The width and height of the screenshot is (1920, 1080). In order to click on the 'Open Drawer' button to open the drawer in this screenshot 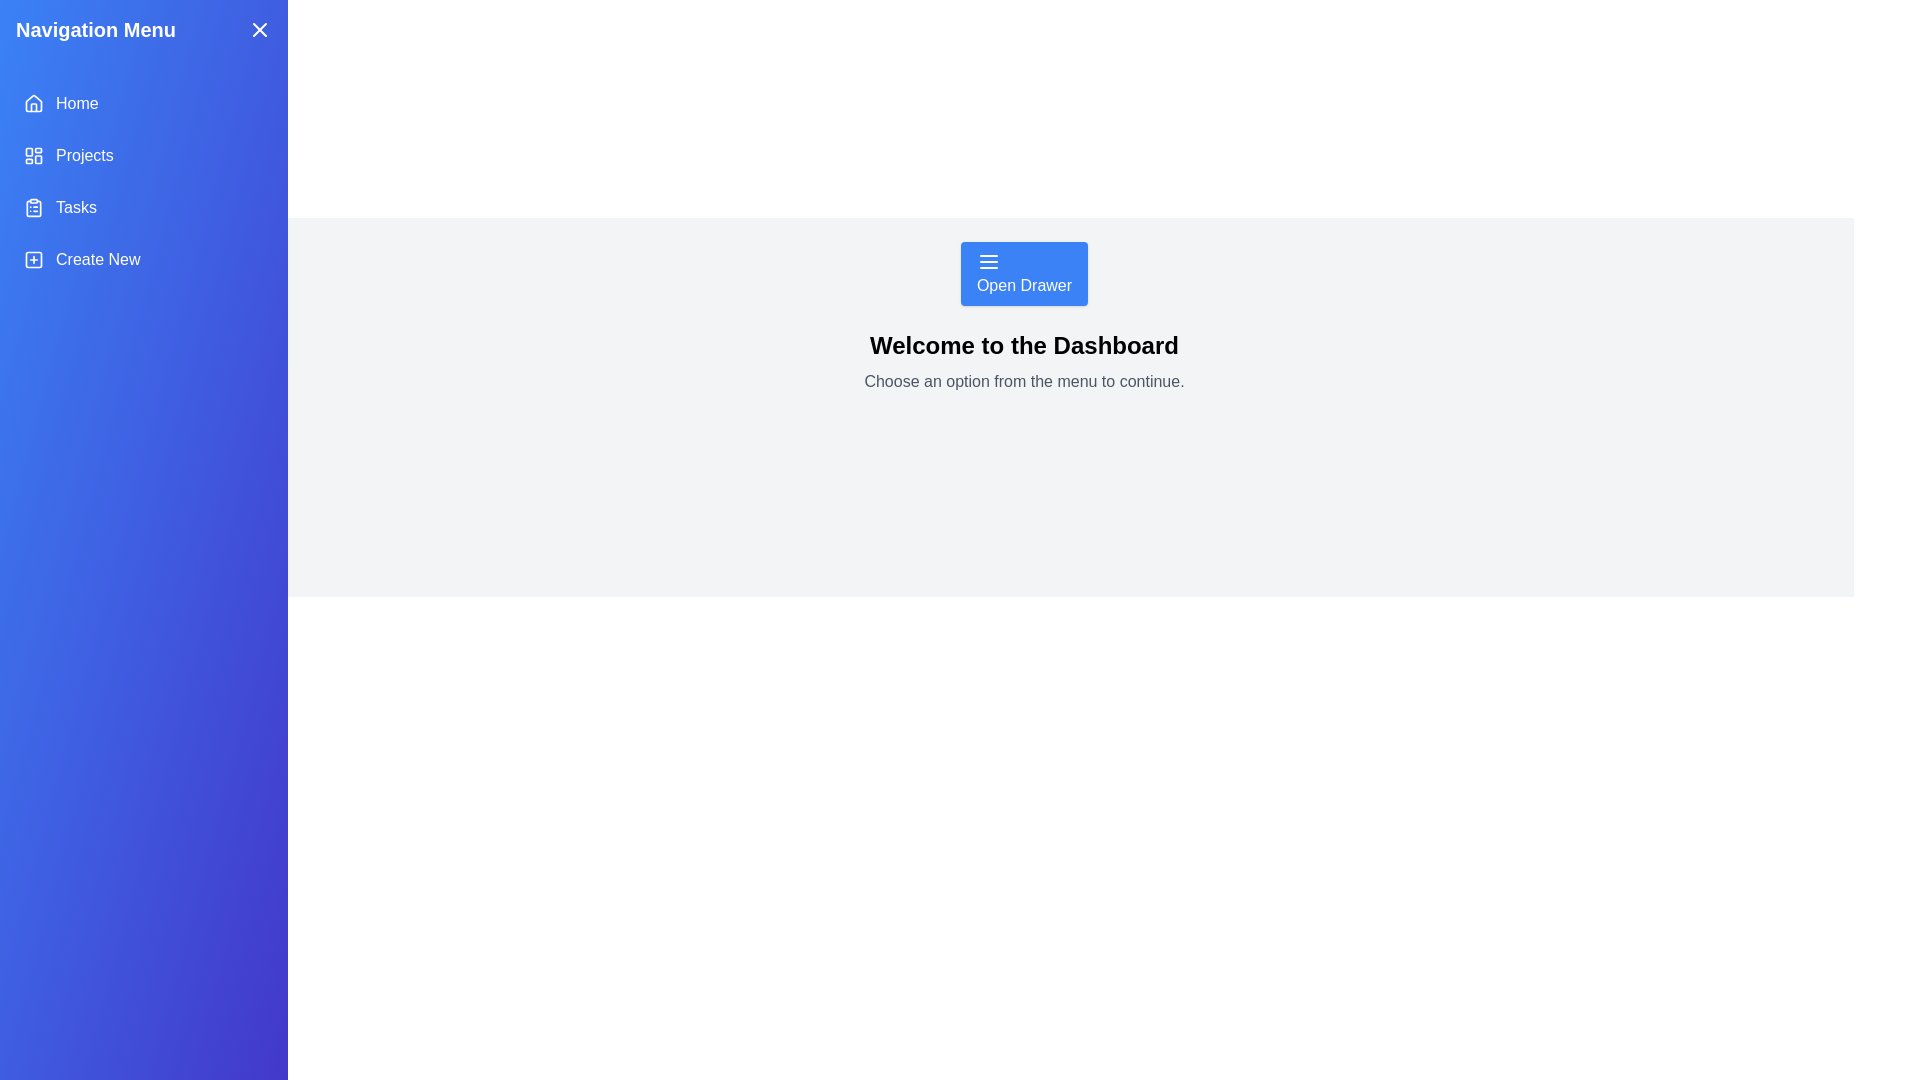, I will do `click(1024, 273)`.